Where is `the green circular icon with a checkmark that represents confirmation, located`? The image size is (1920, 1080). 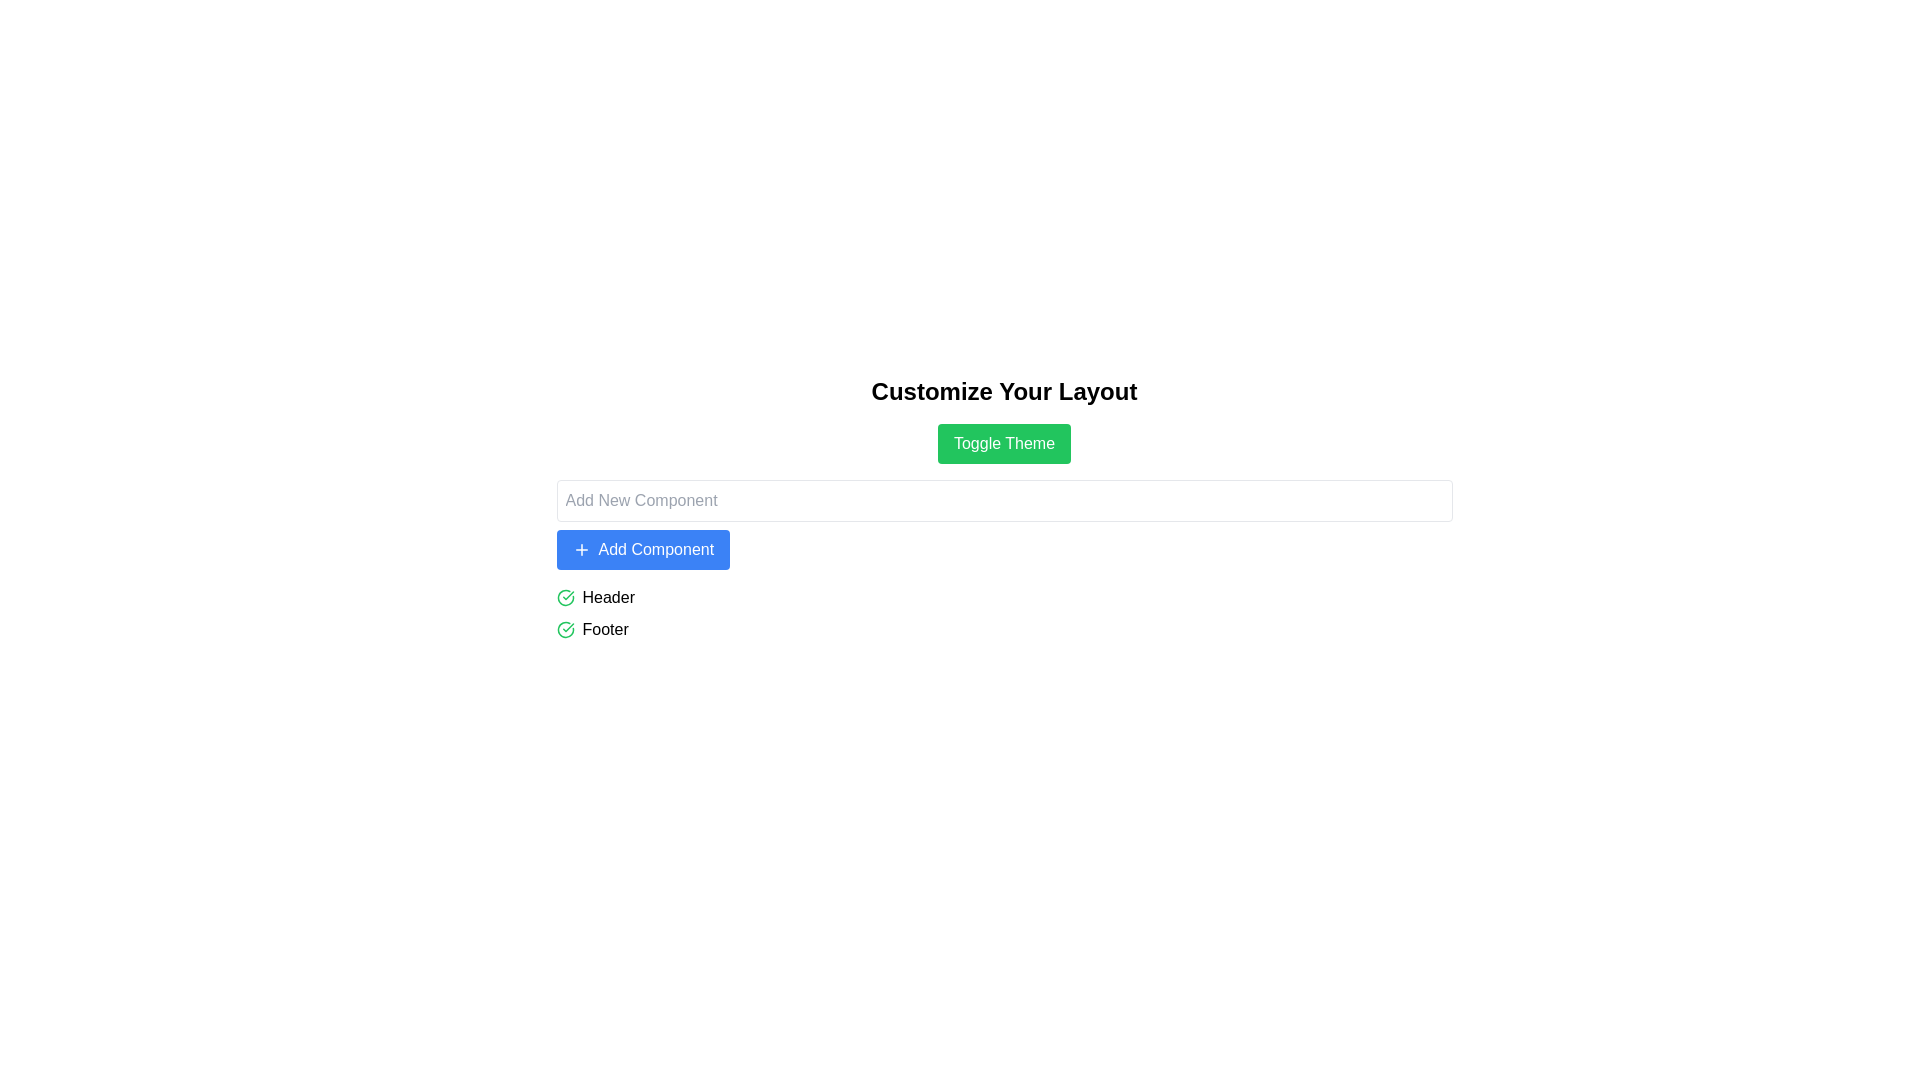 the green circular icon with a checkmark that represents confirmation, located is located at coordinates (564, 628).